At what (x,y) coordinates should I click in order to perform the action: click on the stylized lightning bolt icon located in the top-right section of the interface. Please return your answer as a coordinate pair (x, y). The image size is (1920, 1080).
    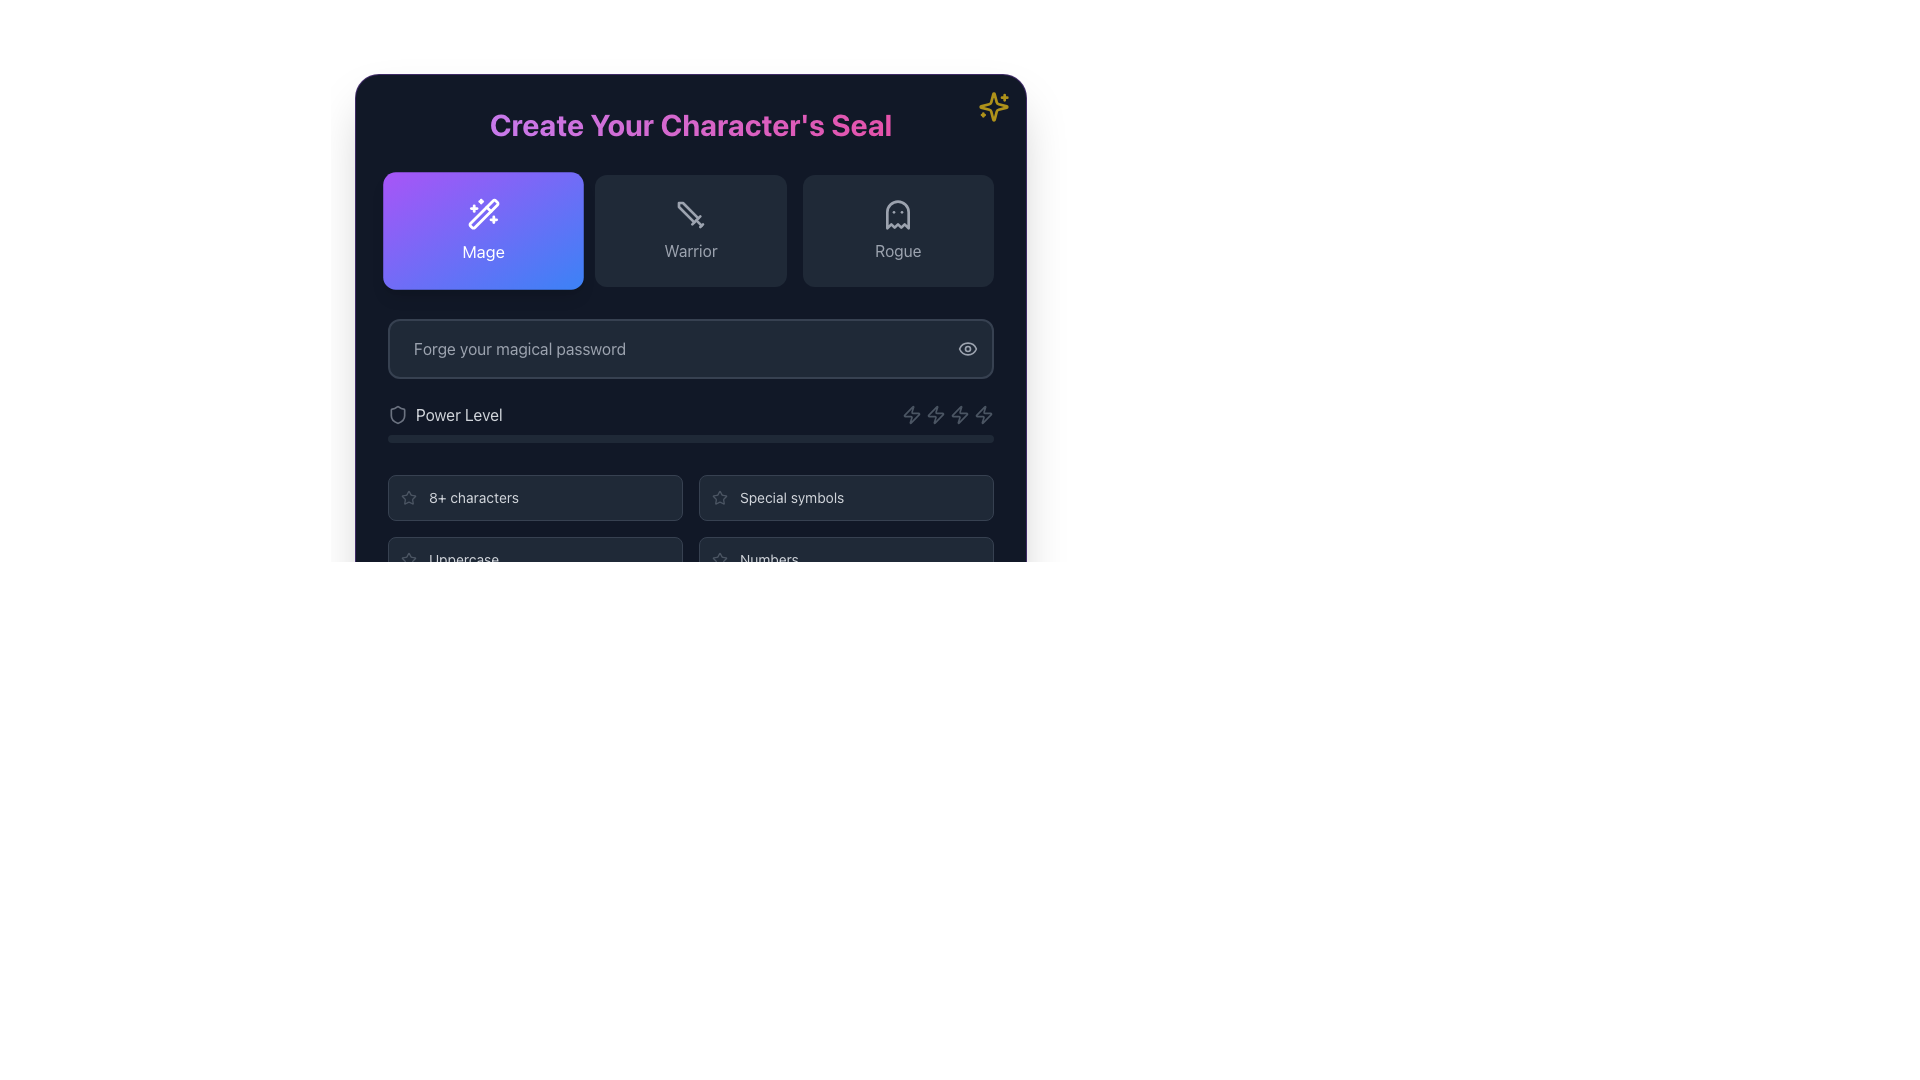
    Looking at the image, I should click on (911, 414).